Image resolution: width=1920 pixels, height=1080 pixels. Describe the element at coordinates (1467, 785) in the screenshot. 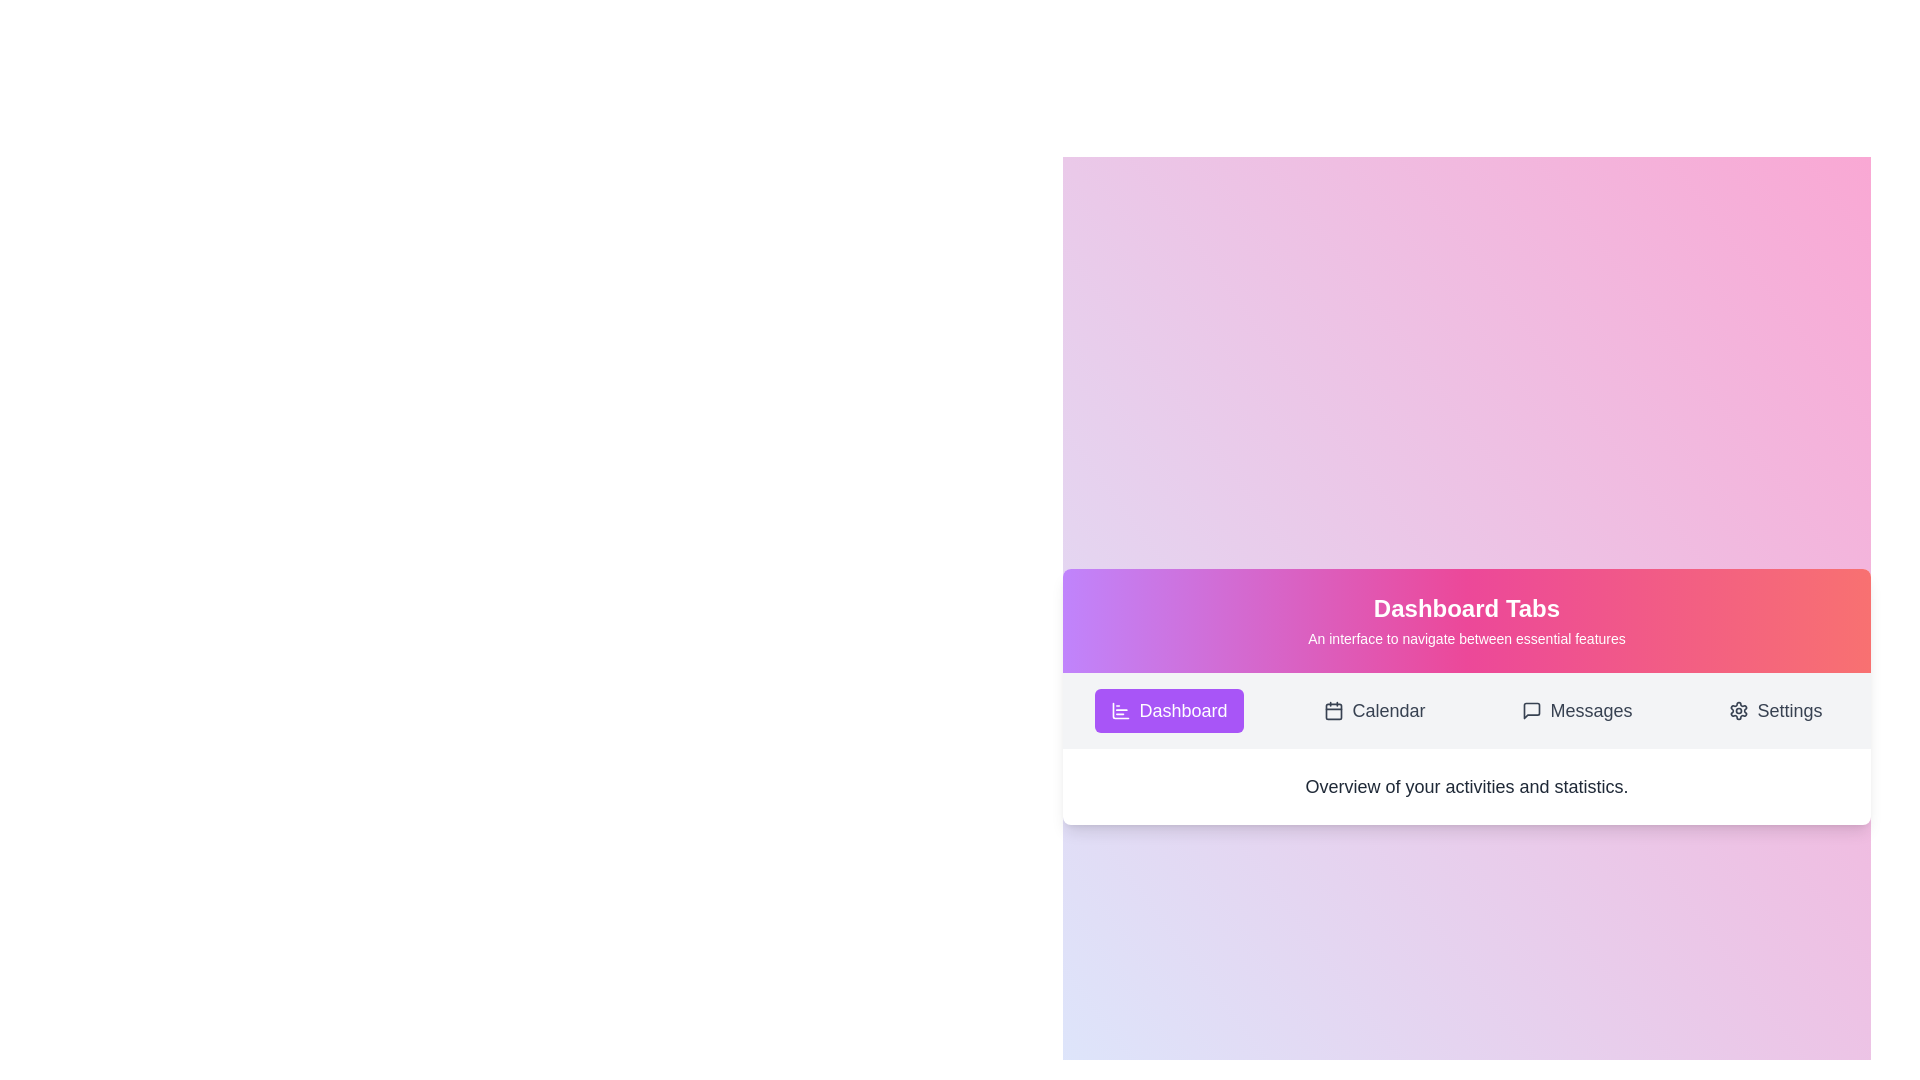

I see `the text element displaying 'Overview of your activities and statistics.' to possibly trigger a tooltip` at that location.